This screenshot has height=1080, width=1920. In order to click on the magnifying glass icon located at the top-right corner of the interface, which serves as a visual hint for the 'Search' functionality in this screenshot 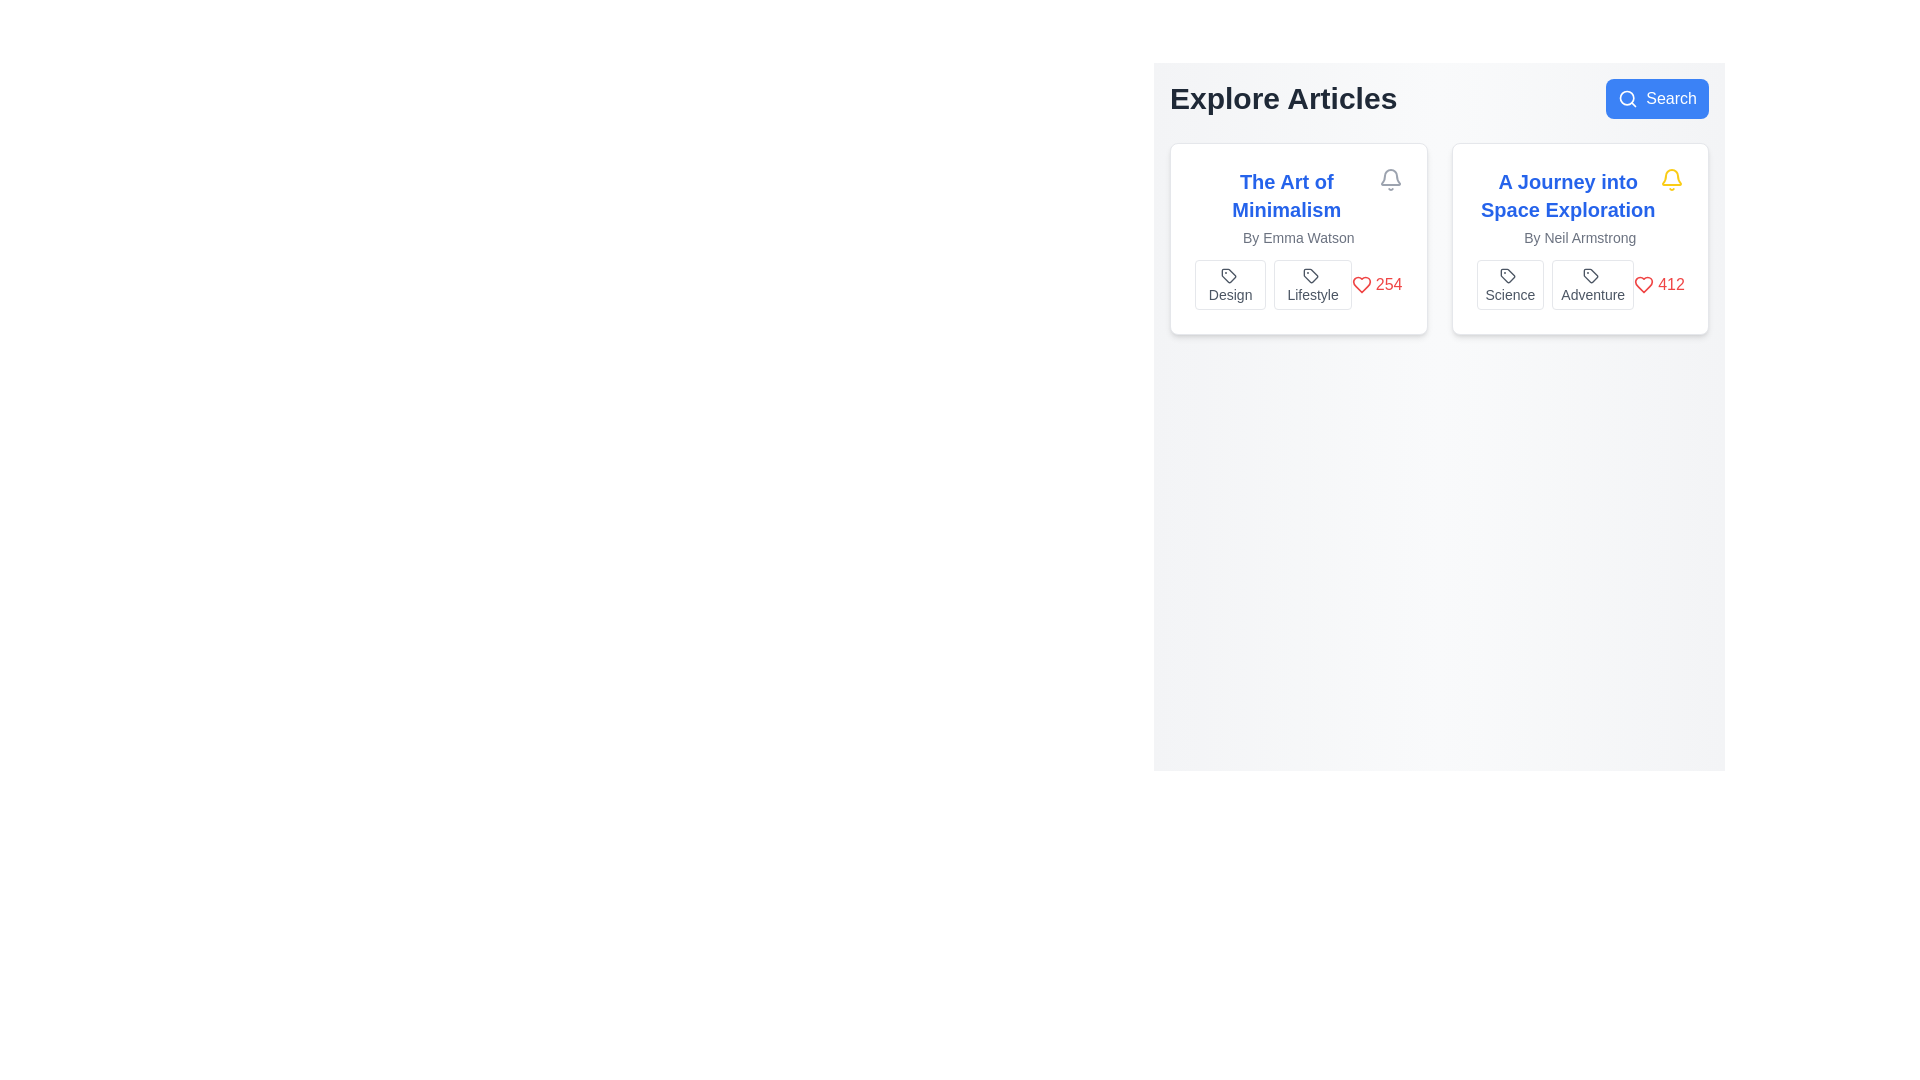, I will do `click(1628, 99)`.